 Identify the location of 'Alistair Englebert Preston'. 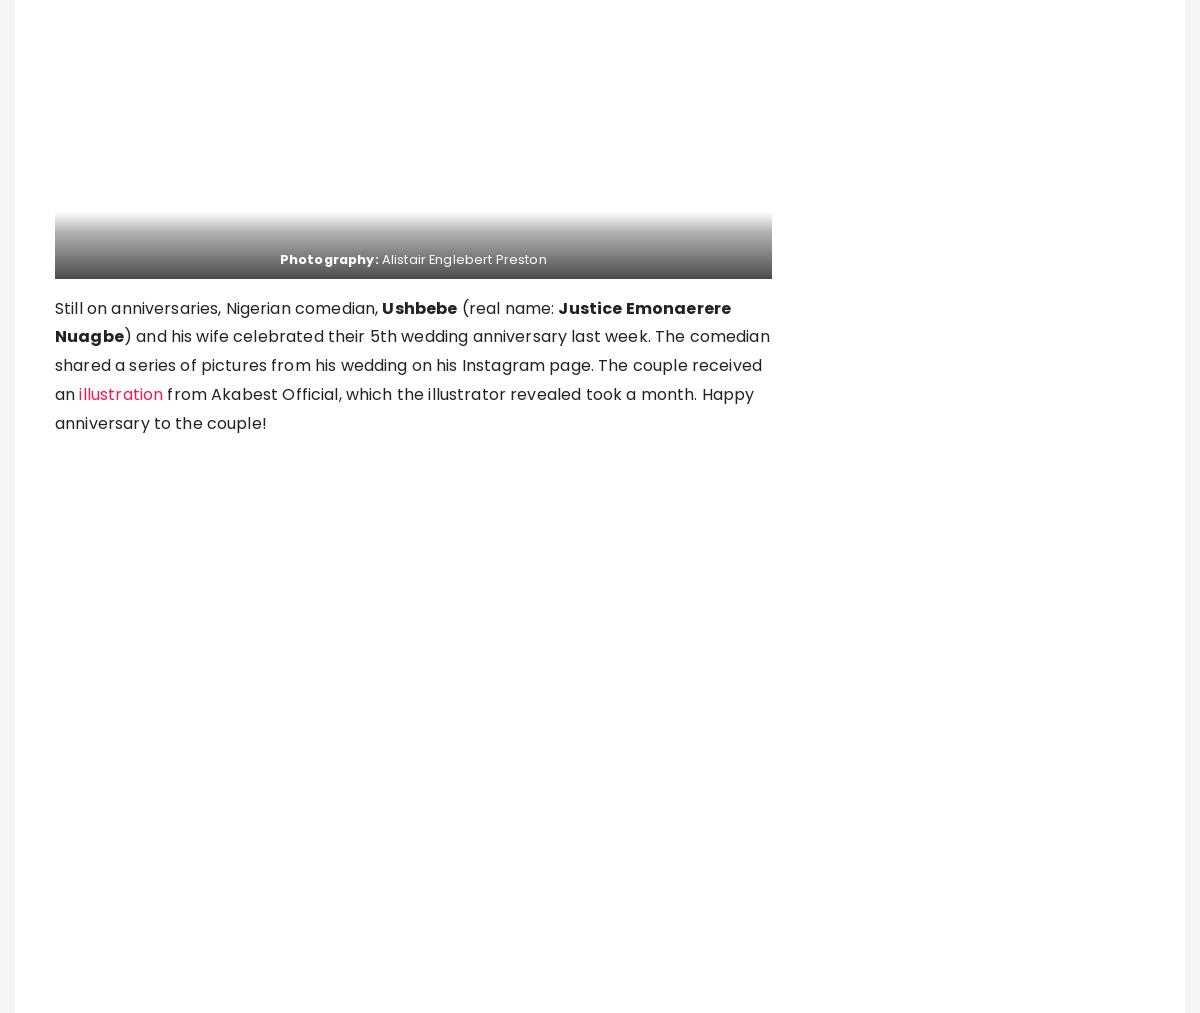
(381, 258).